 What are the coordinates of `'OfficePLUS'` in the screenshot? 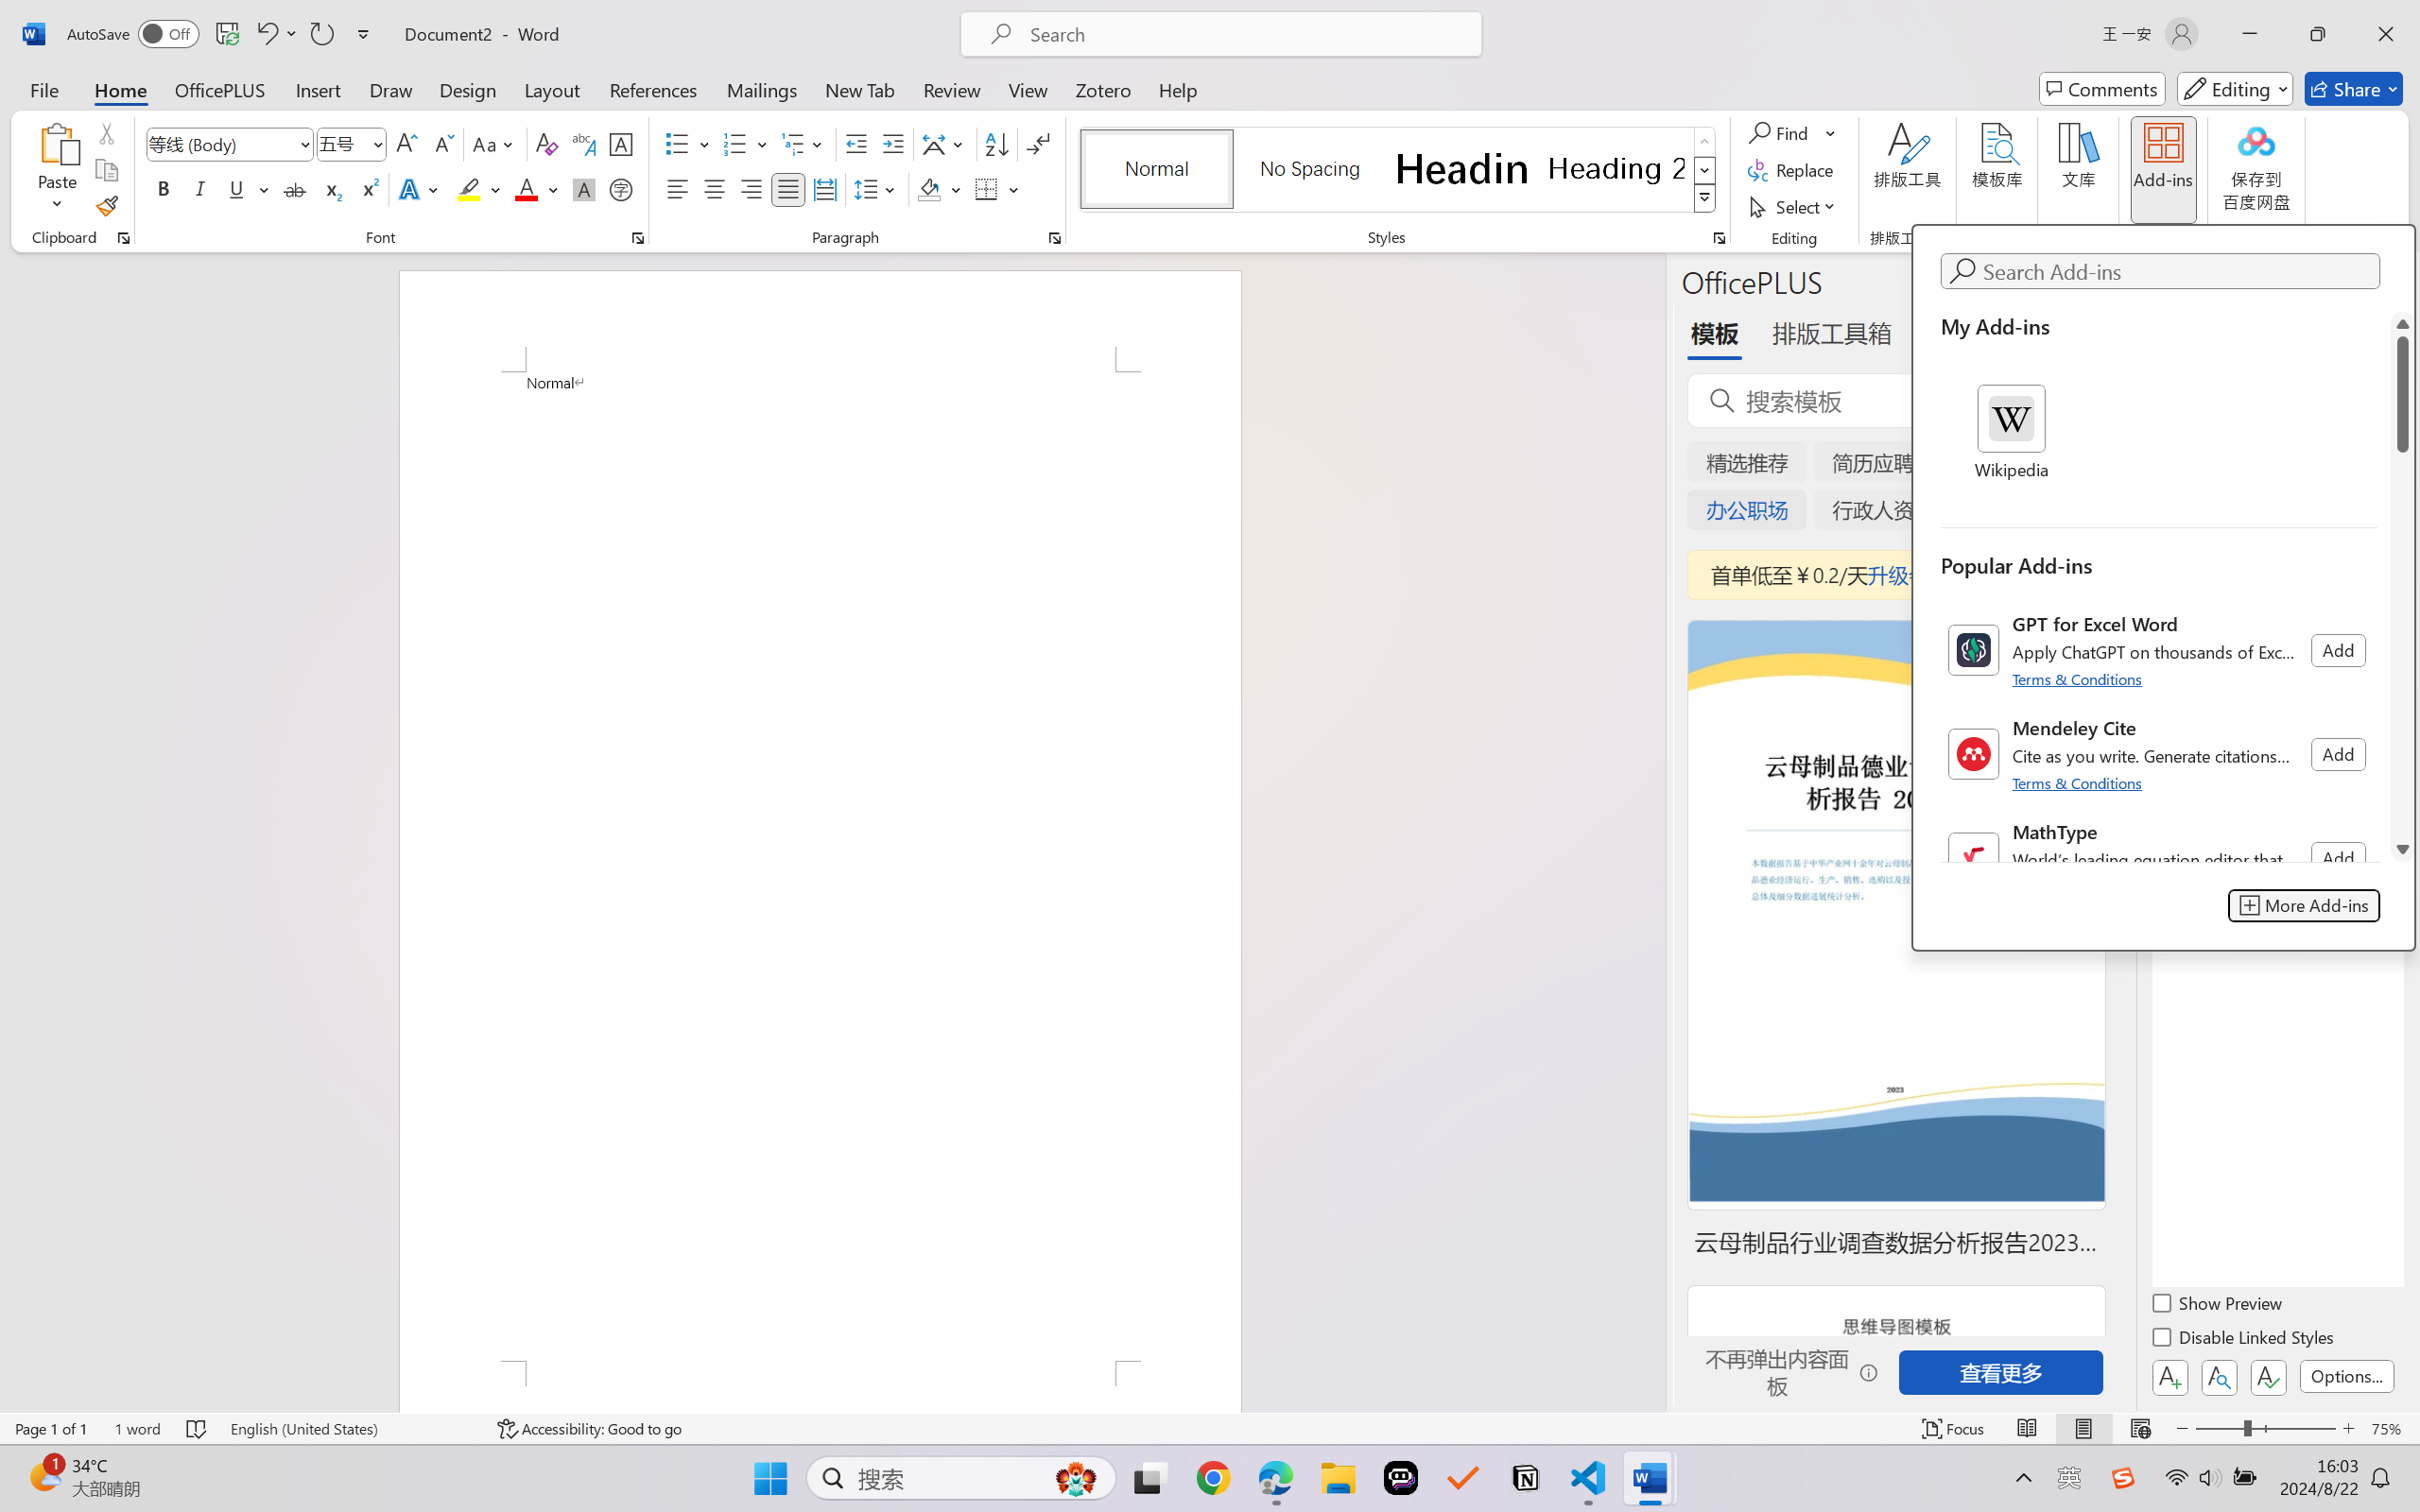 It's located at (218, 88).